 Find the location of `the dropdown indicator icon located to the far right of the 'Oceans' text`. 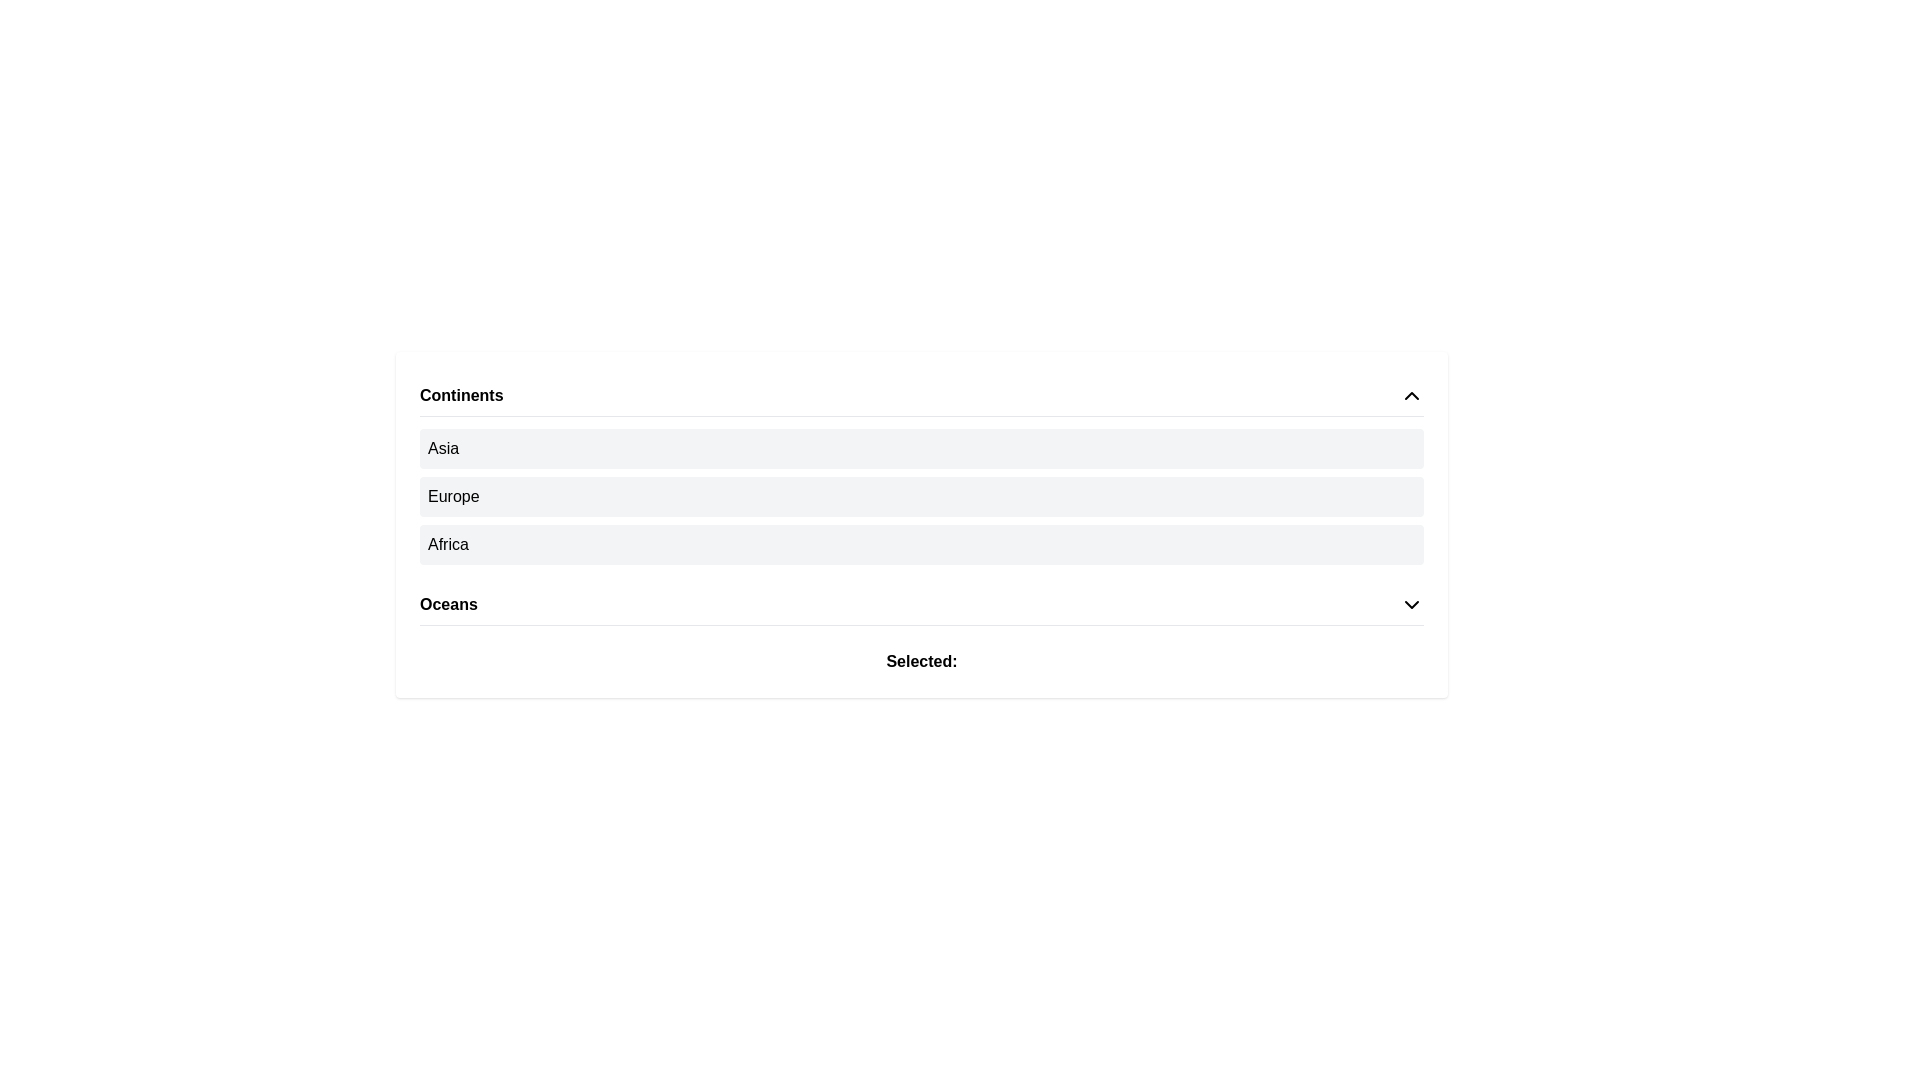

the dropdown indicator icon located to the far right of the 'Oceans' text is located at coordinates (1410, 604).